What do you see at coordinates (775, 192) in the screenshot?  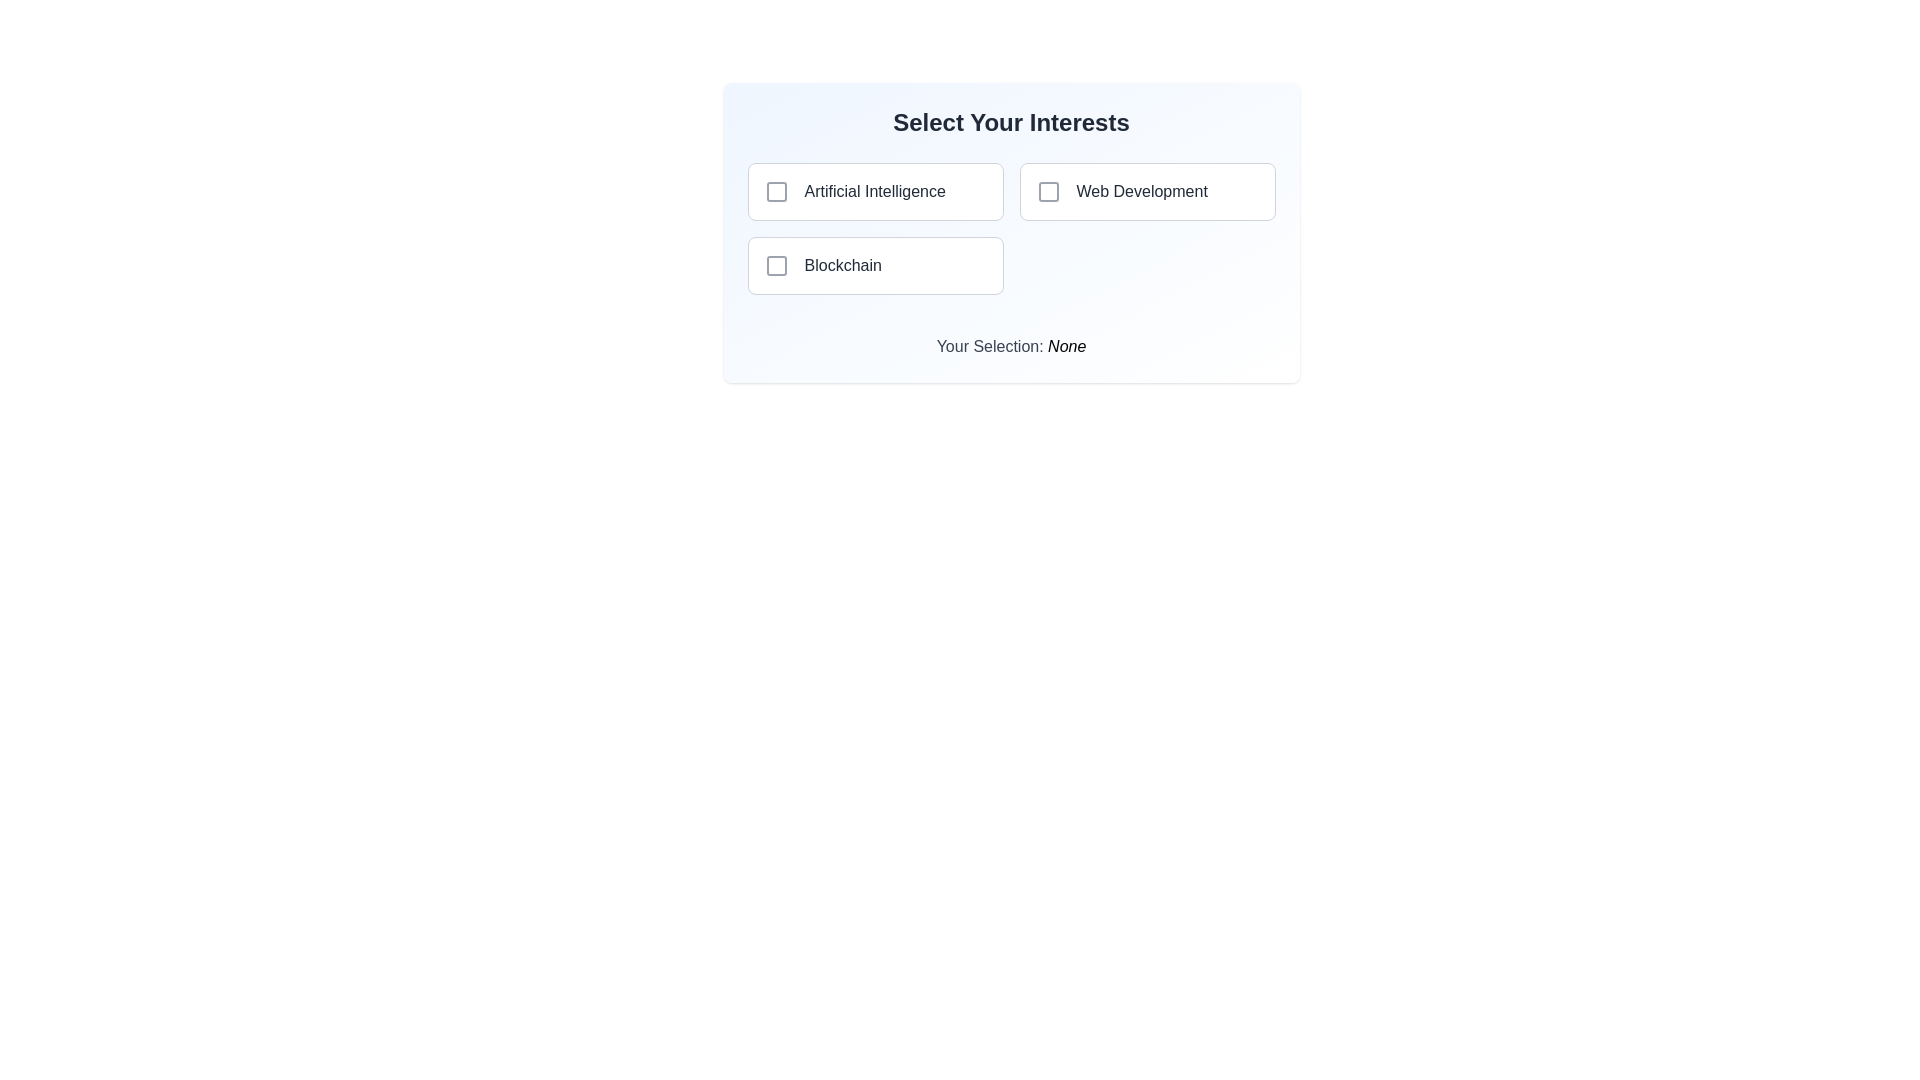 I see `the unselected checkbox located next to the text label 'Artificial Intelligence'` at bounding box center [775, 192].